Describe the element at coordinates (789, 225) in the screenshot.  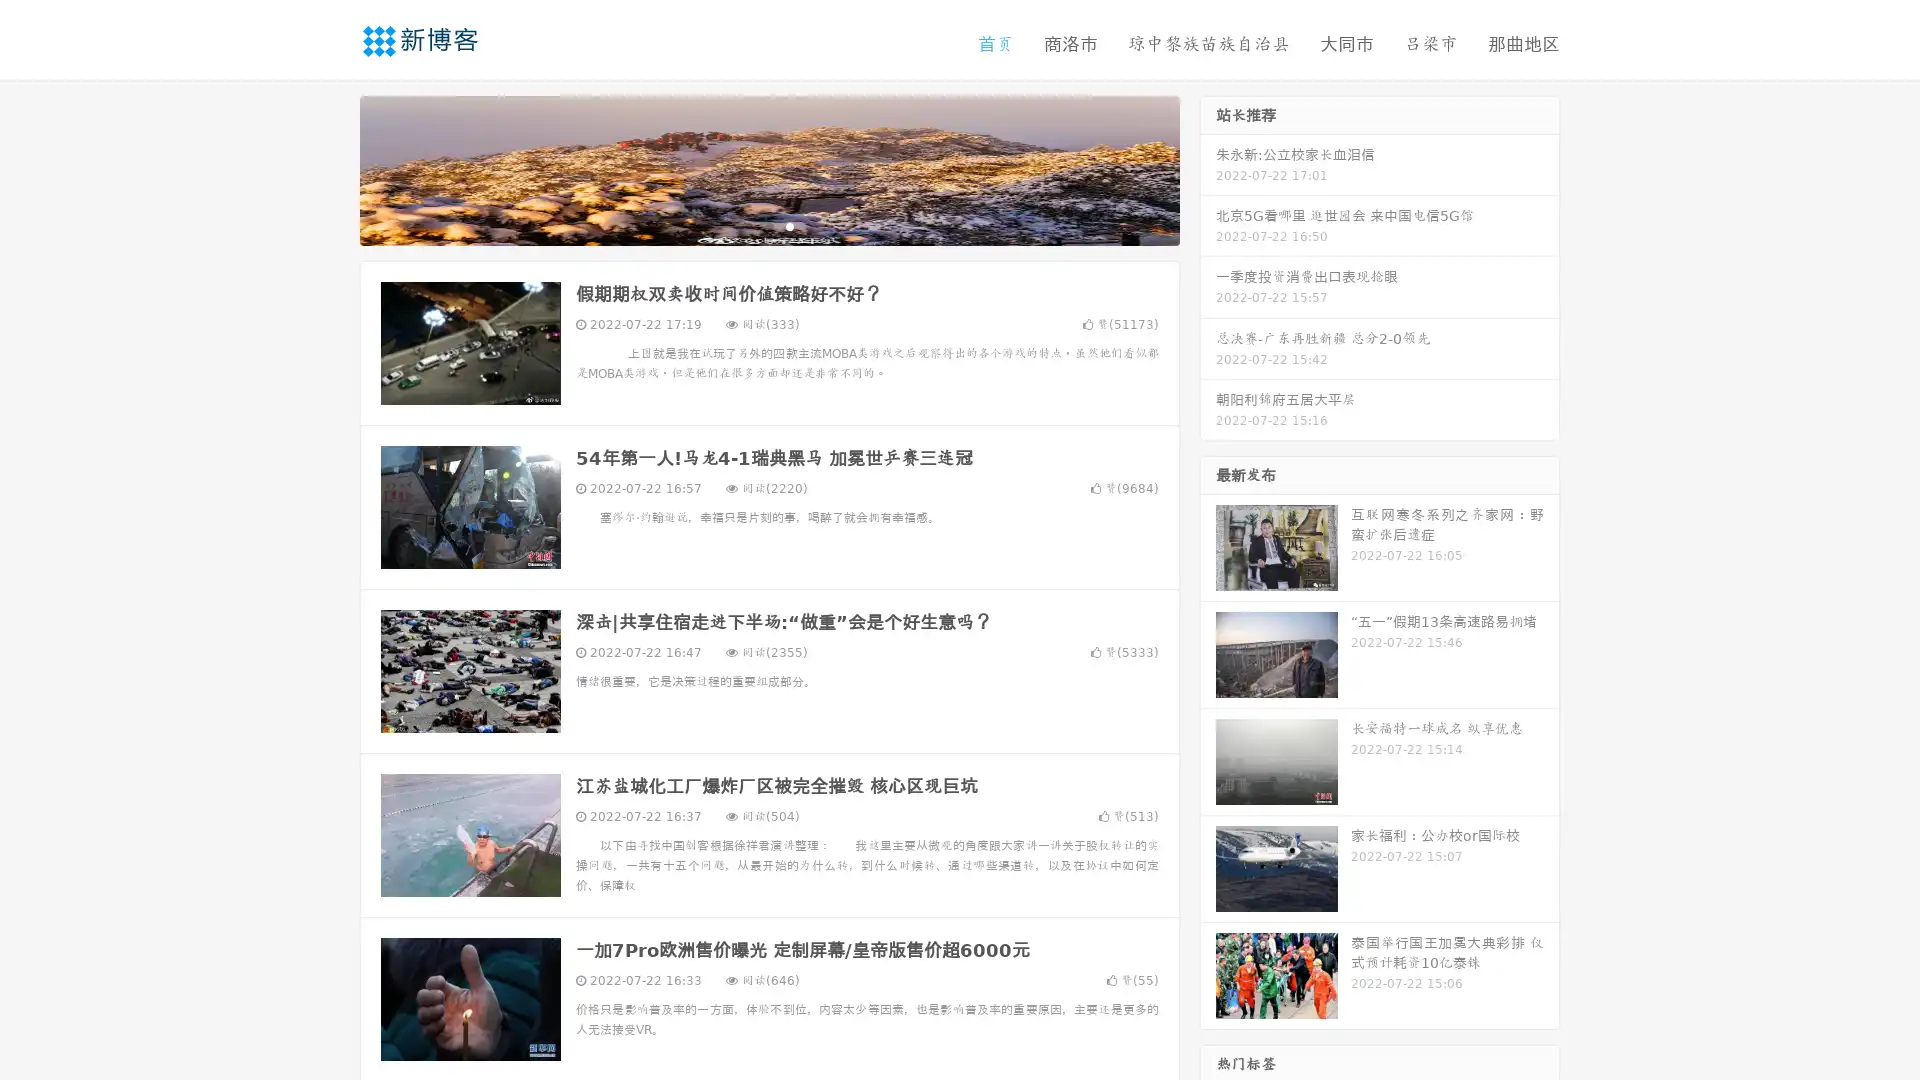
I see `Go to slide 3` at that location.